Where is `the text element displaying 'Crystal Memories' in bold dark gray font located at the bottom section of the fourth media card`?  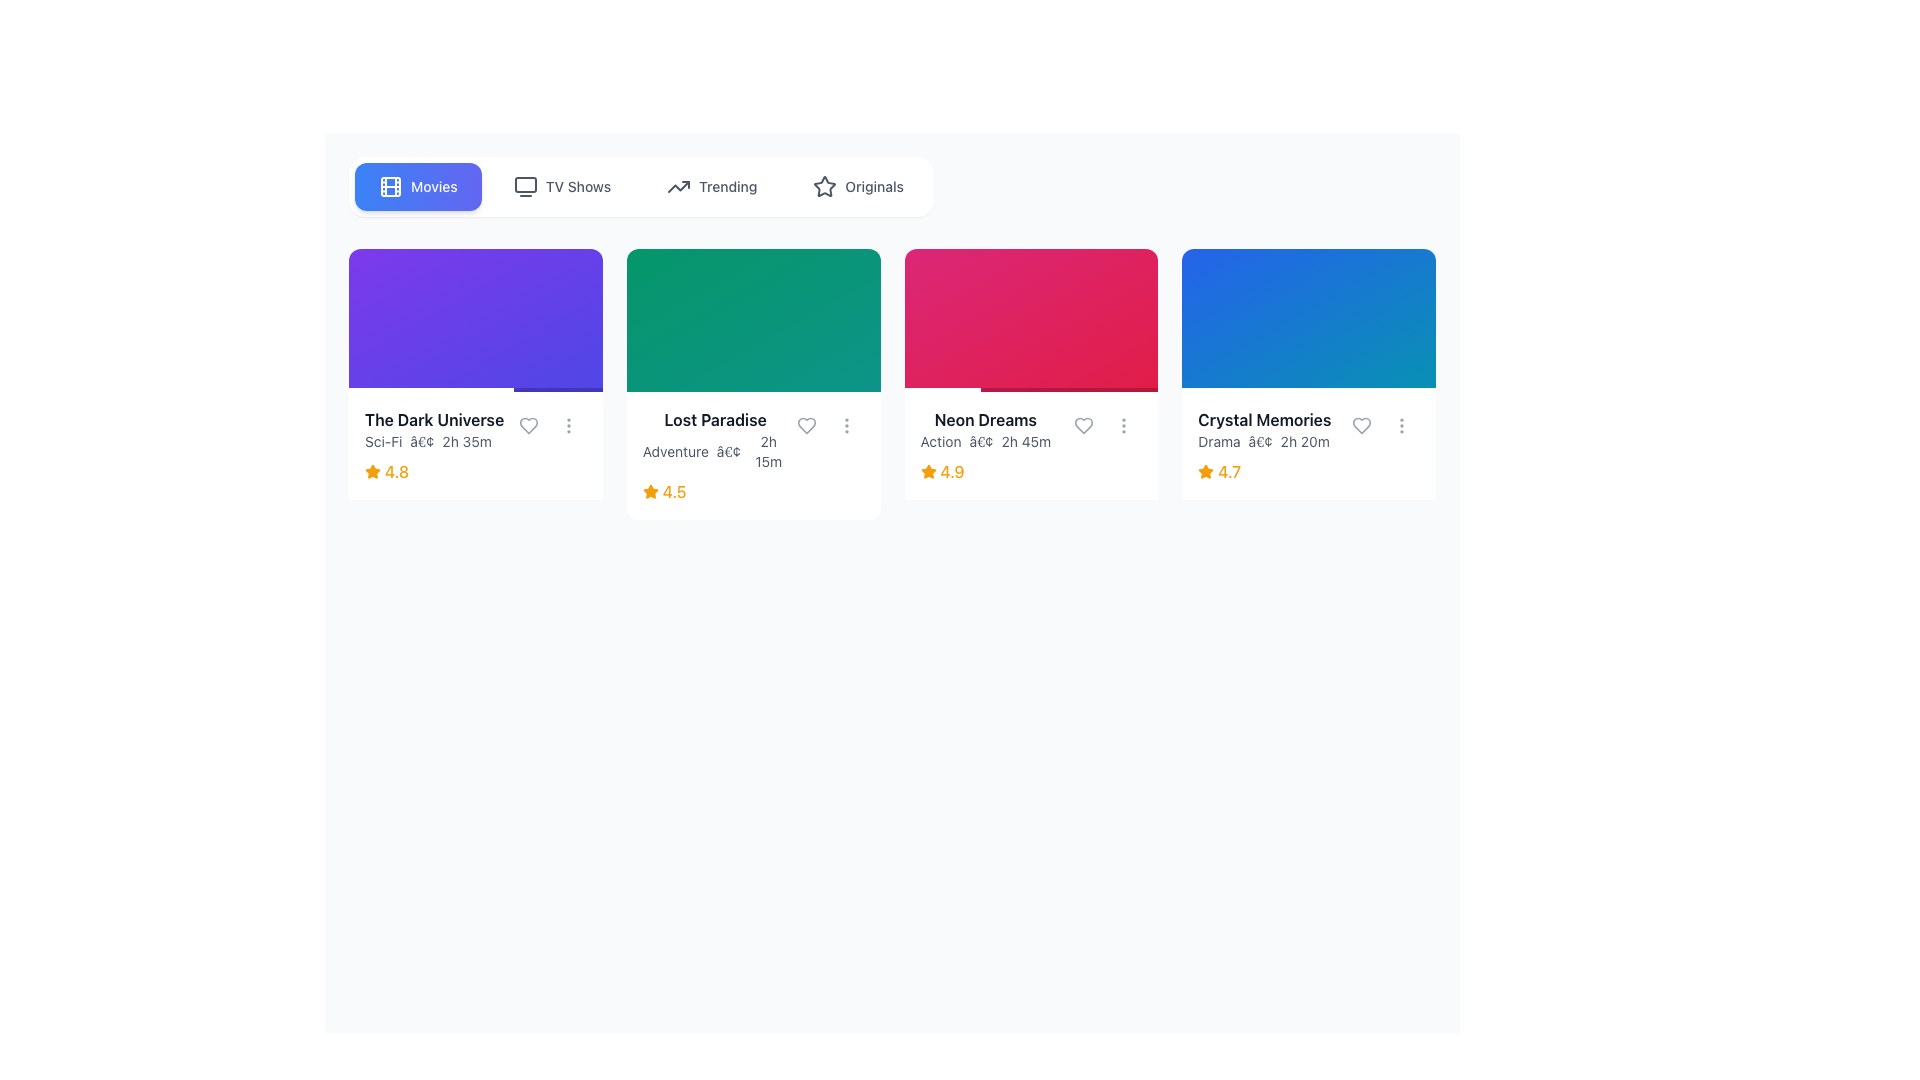
the text element displaying 'Crystal Memories' in bold dark gray font located at the bottom section of the fourth media card is located at coordinates (1263, 418).